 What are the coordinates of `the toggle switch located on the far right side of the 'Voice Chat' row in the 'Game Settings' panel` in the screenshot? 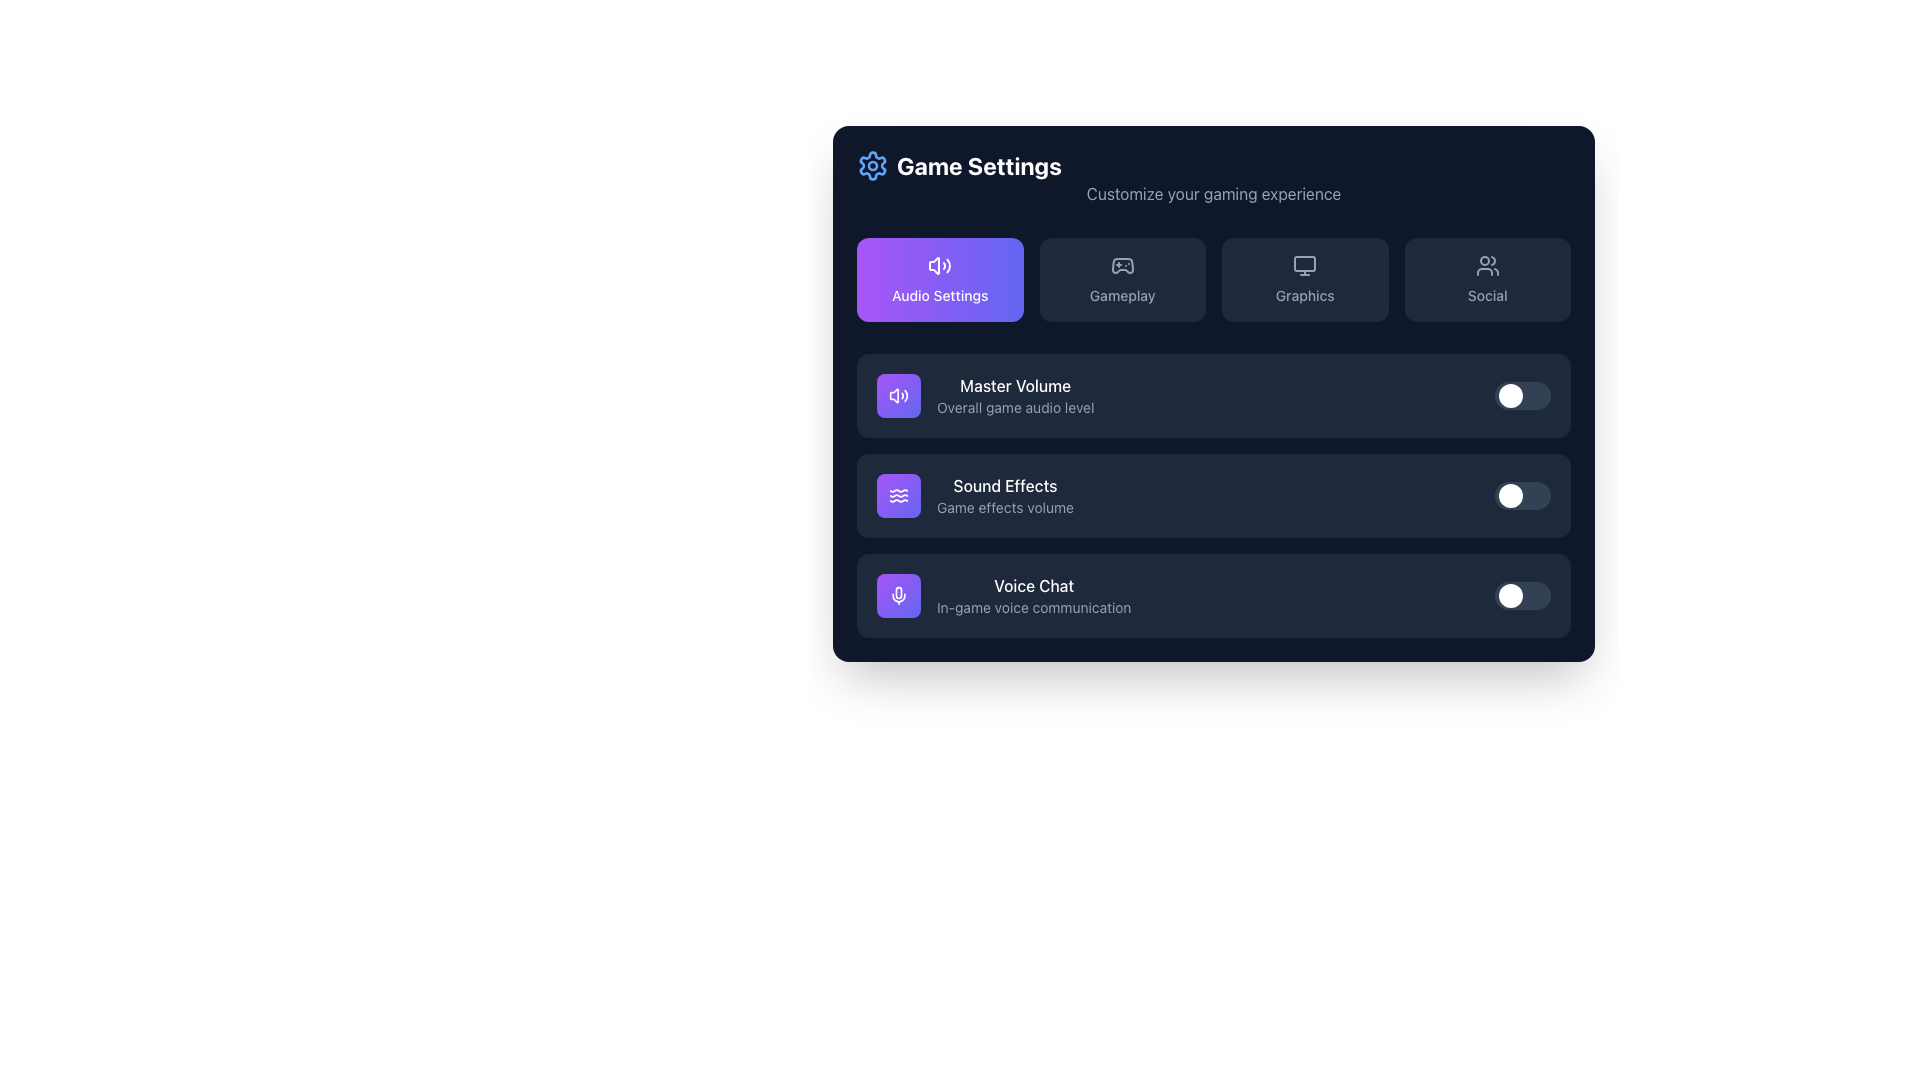 It's located at (1521, 595).